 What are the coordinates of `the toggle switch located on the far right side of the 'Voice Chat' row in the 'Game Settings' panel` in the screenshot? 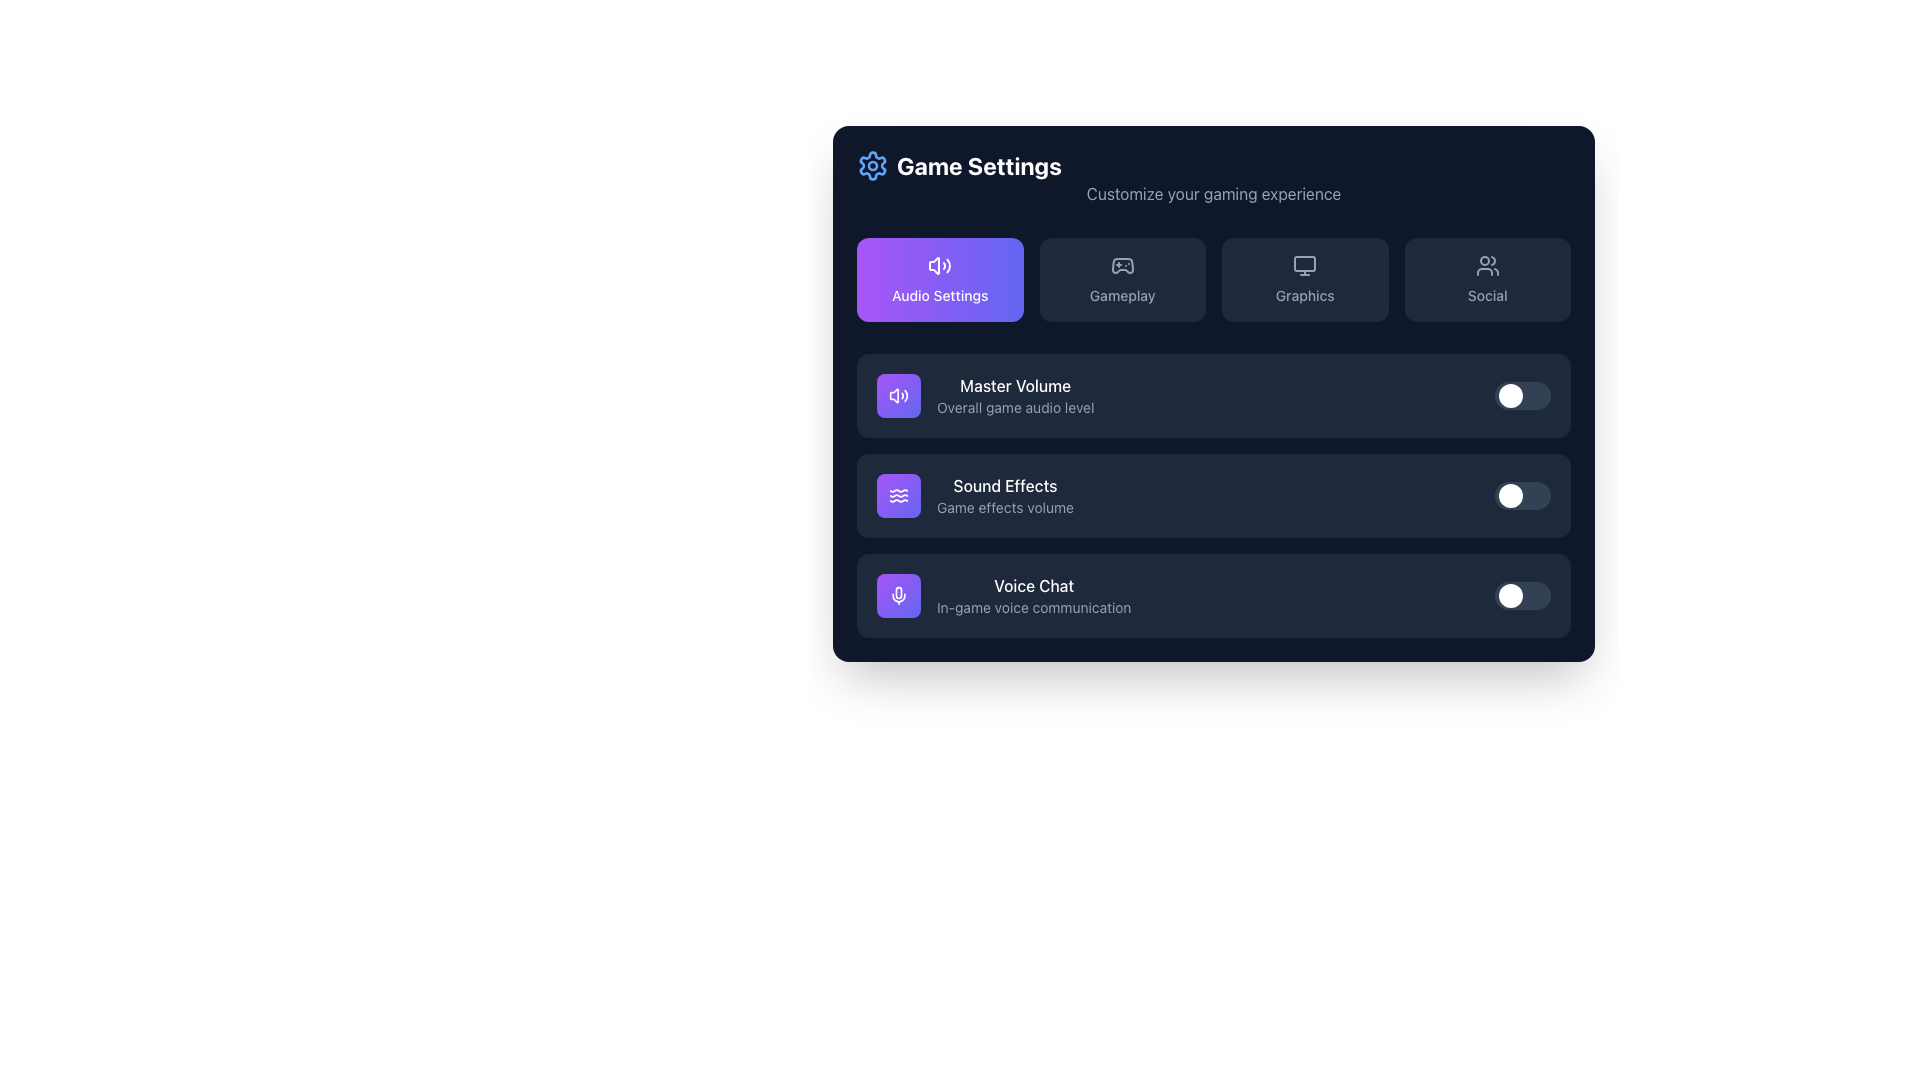 It's located at (1521, 595).